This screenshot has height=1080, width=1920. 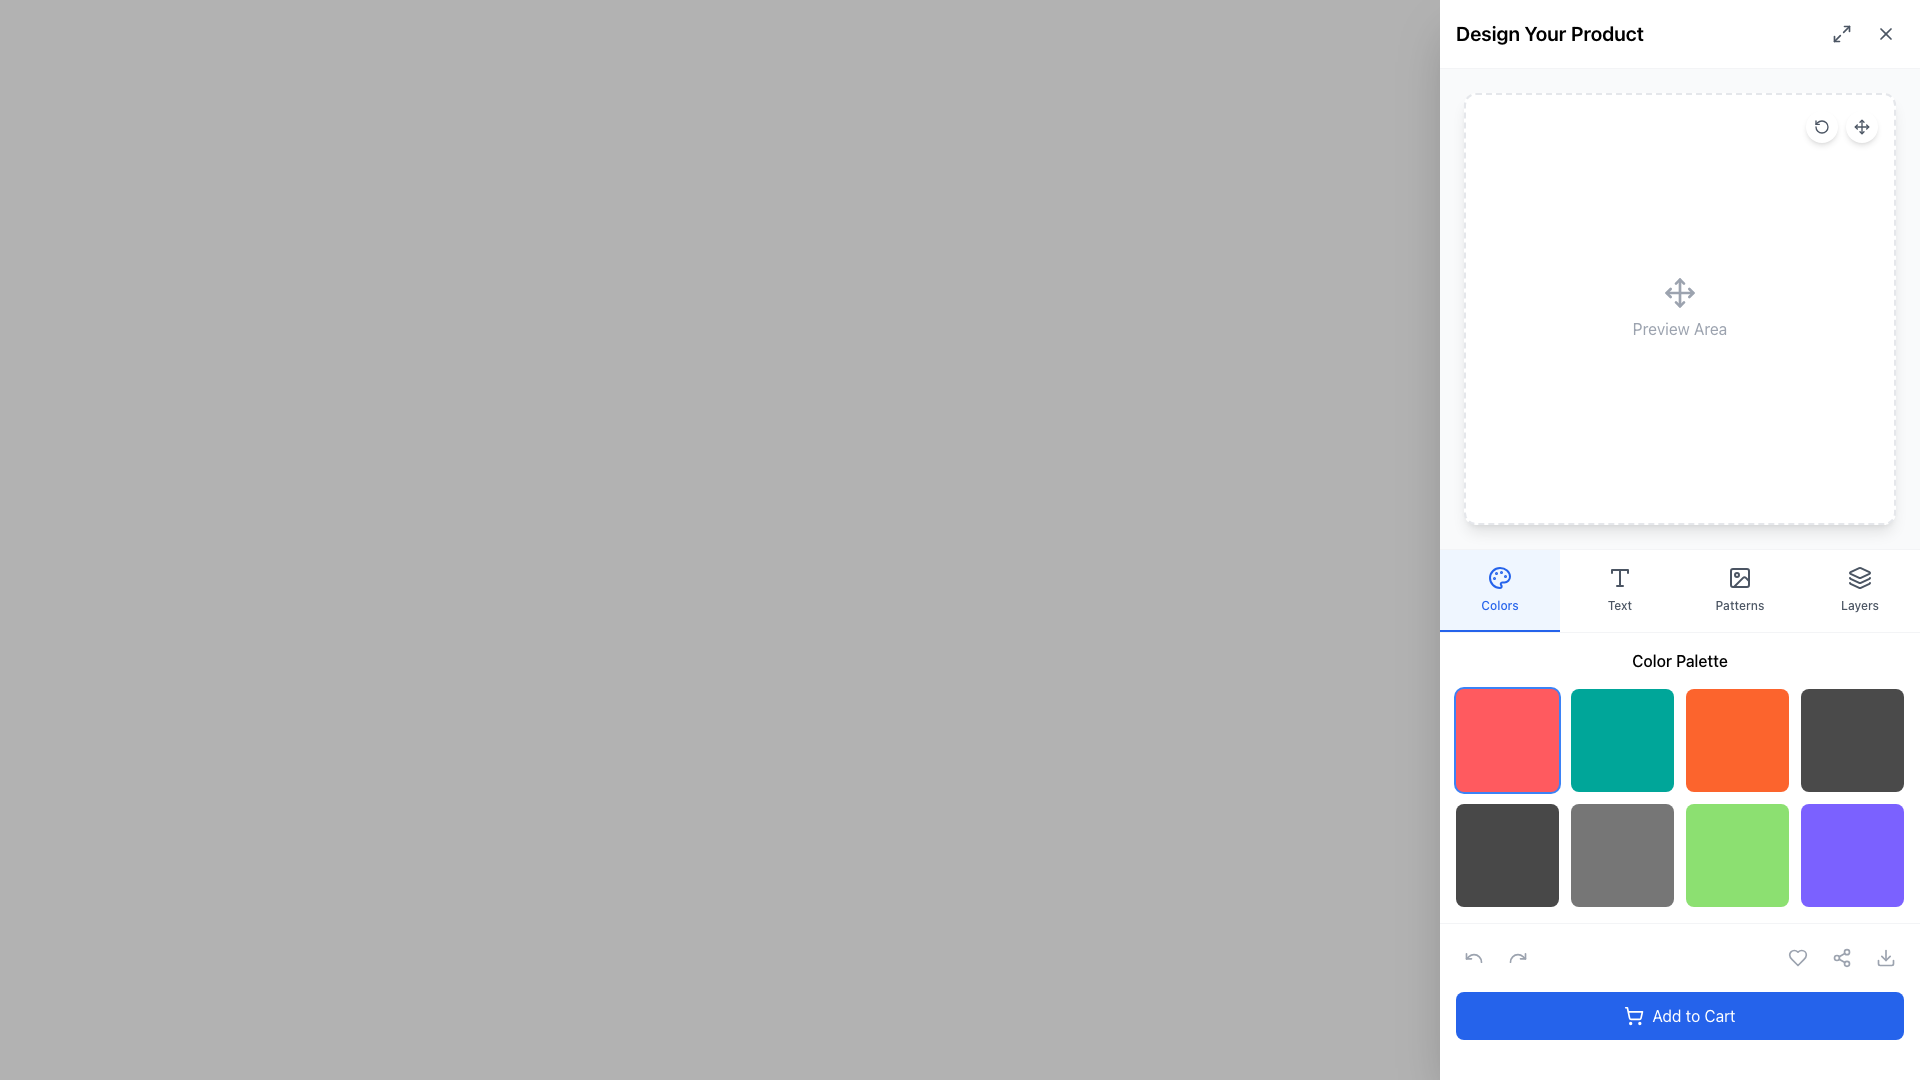 What do you see at coordinates (1885, 34) in the screenshot?
I see `the close icon located at the top-right corner of the 'Design Your Product' interface` at bounding box center [1885, 34].